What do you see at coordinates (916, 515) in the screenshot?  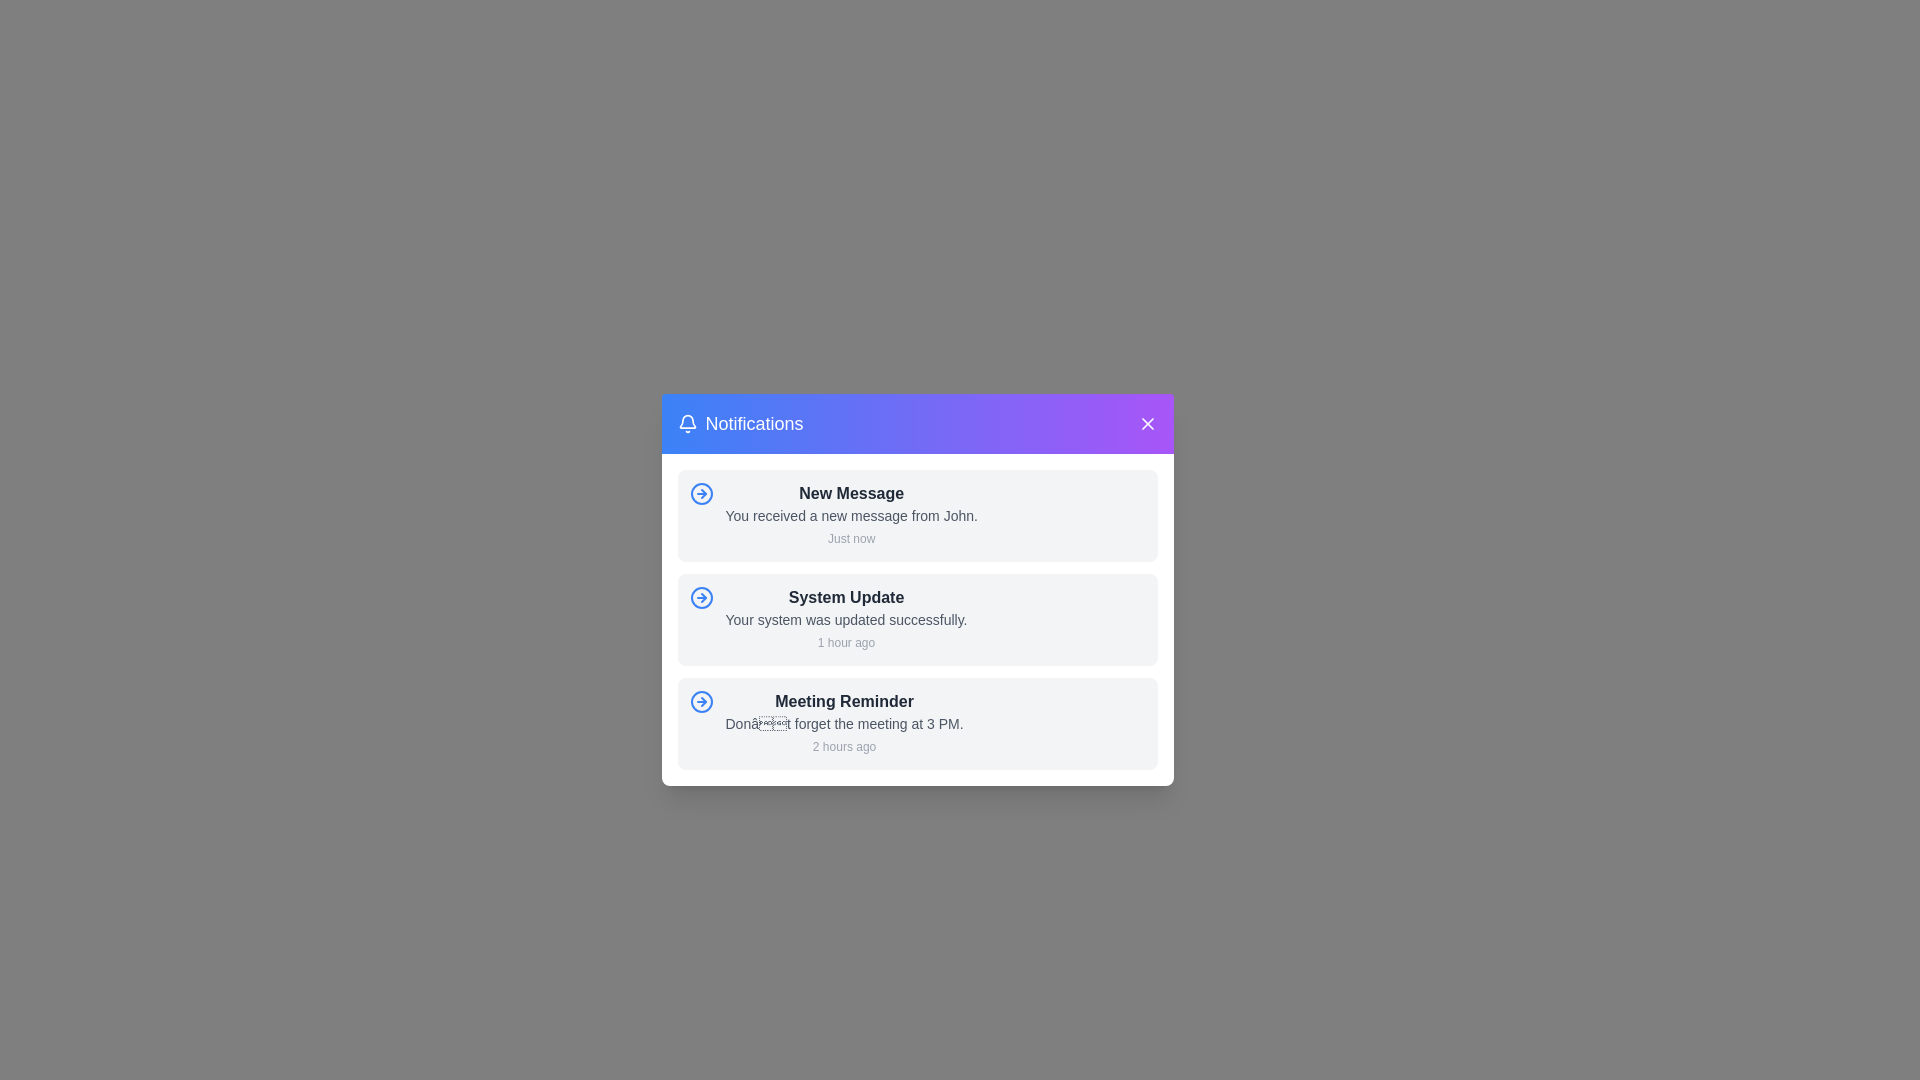 I see `the first notification card in the notification drawer` at bounding box center [916, 515].